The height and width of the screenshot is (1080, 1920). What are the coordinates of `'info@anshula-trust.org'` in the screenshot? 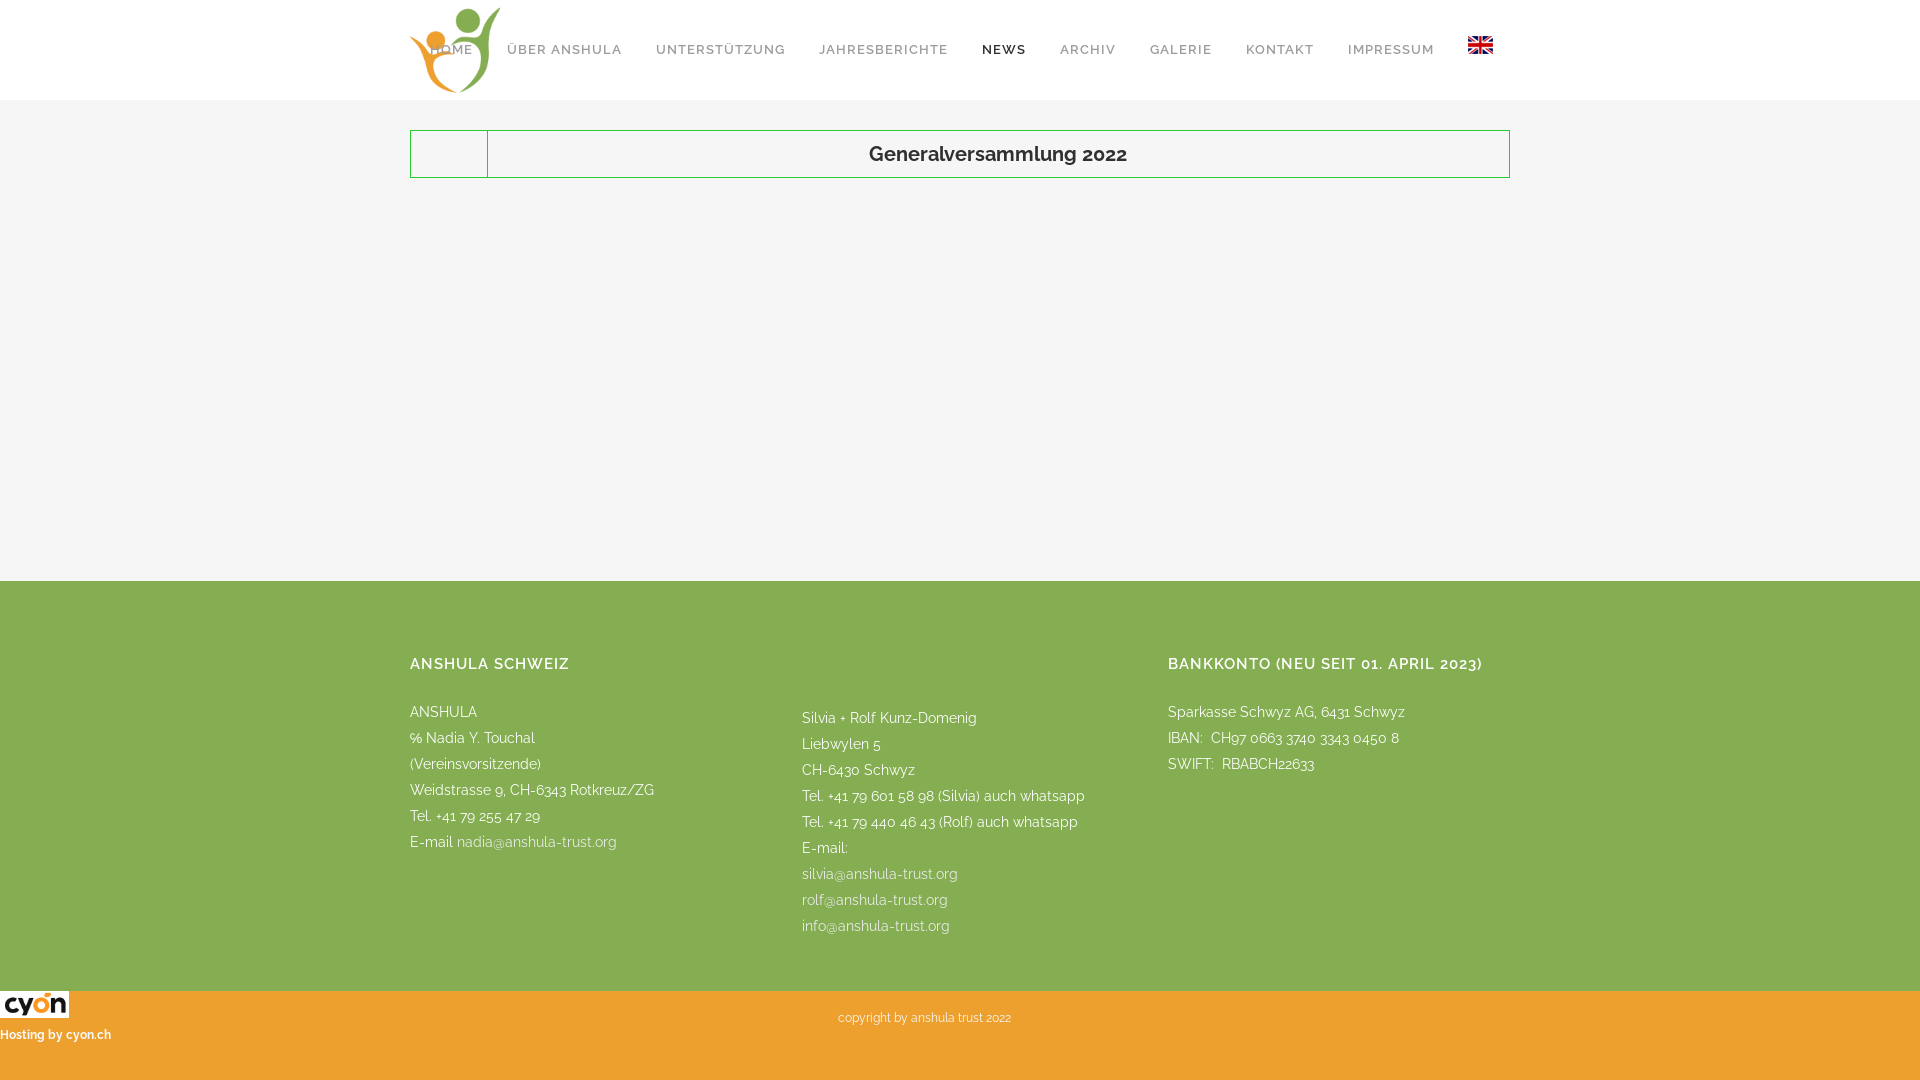 It's located at (876, 938).